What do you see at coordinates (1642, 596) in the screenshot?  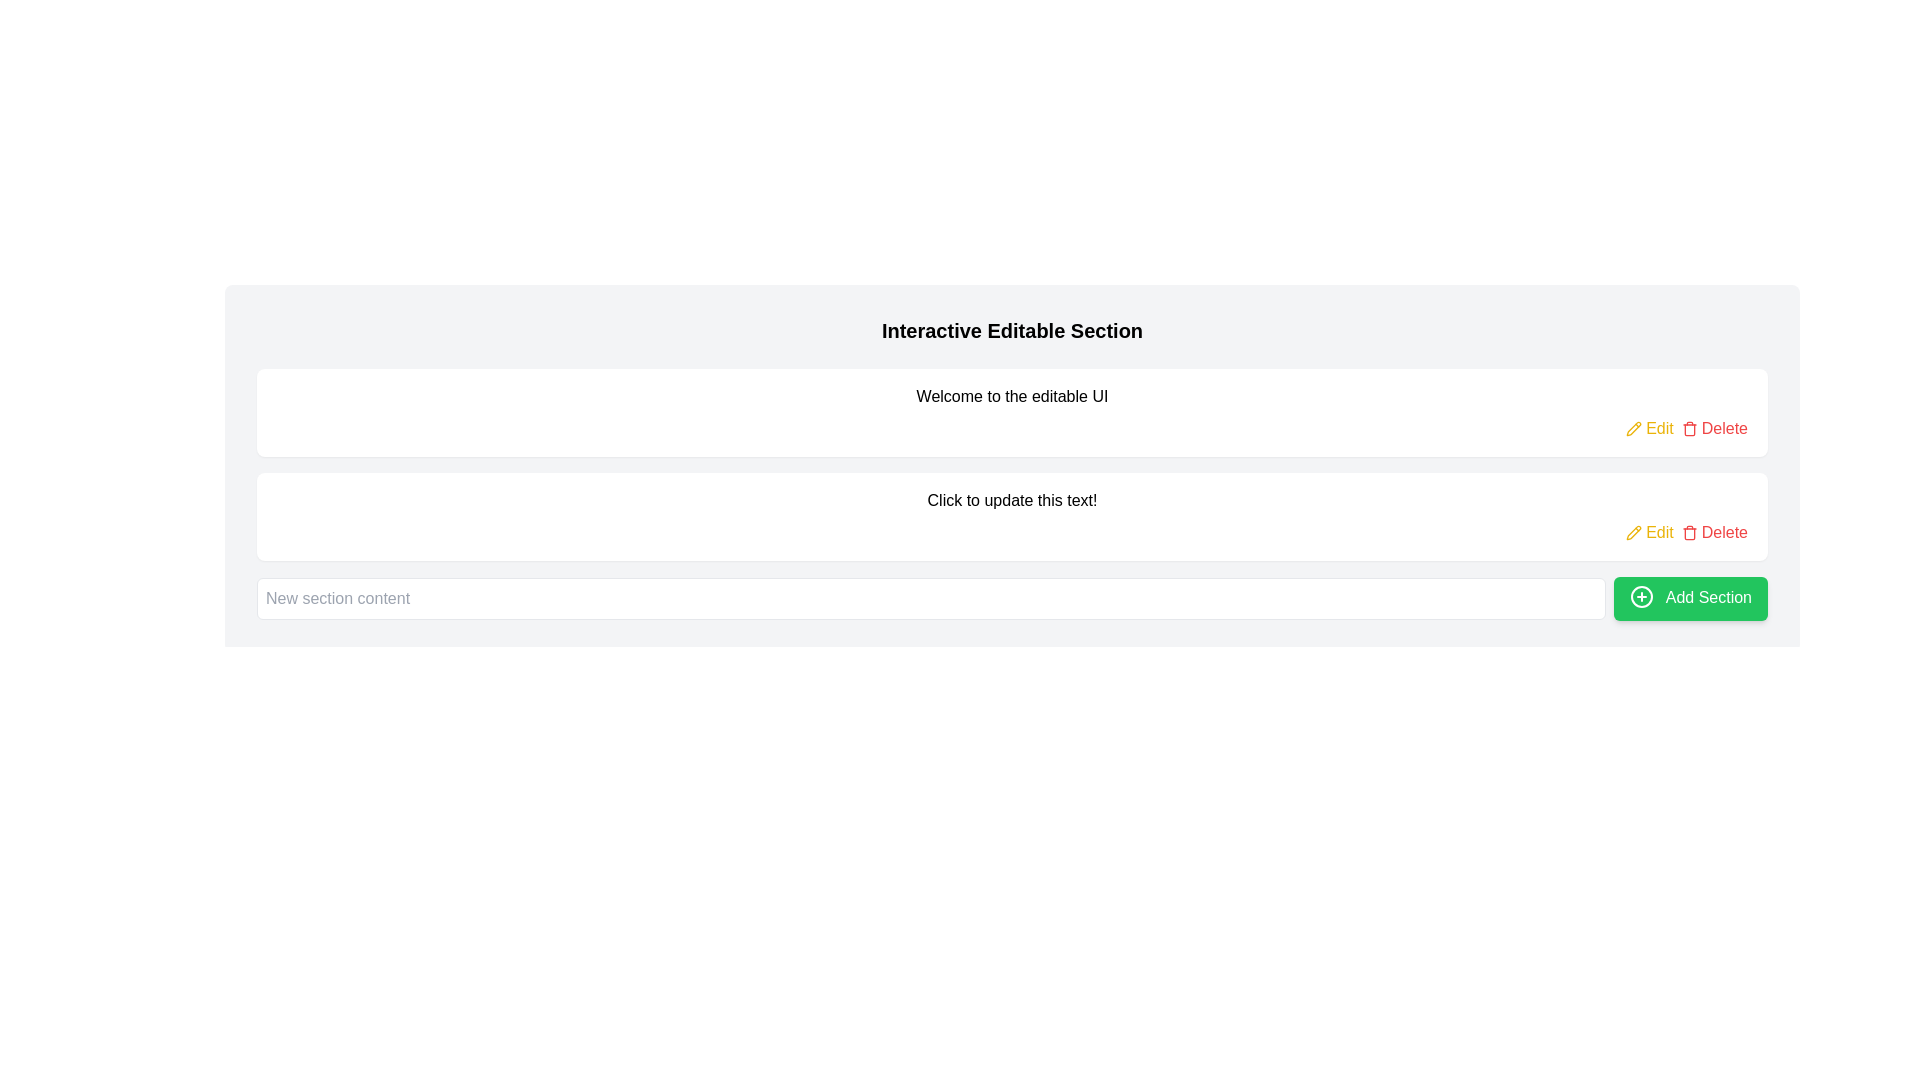 I see `the icon that serves as a visual indicator for the 'Add Section' button located in the bottom-right corner of the layout` at bounding box center [1642, 596].